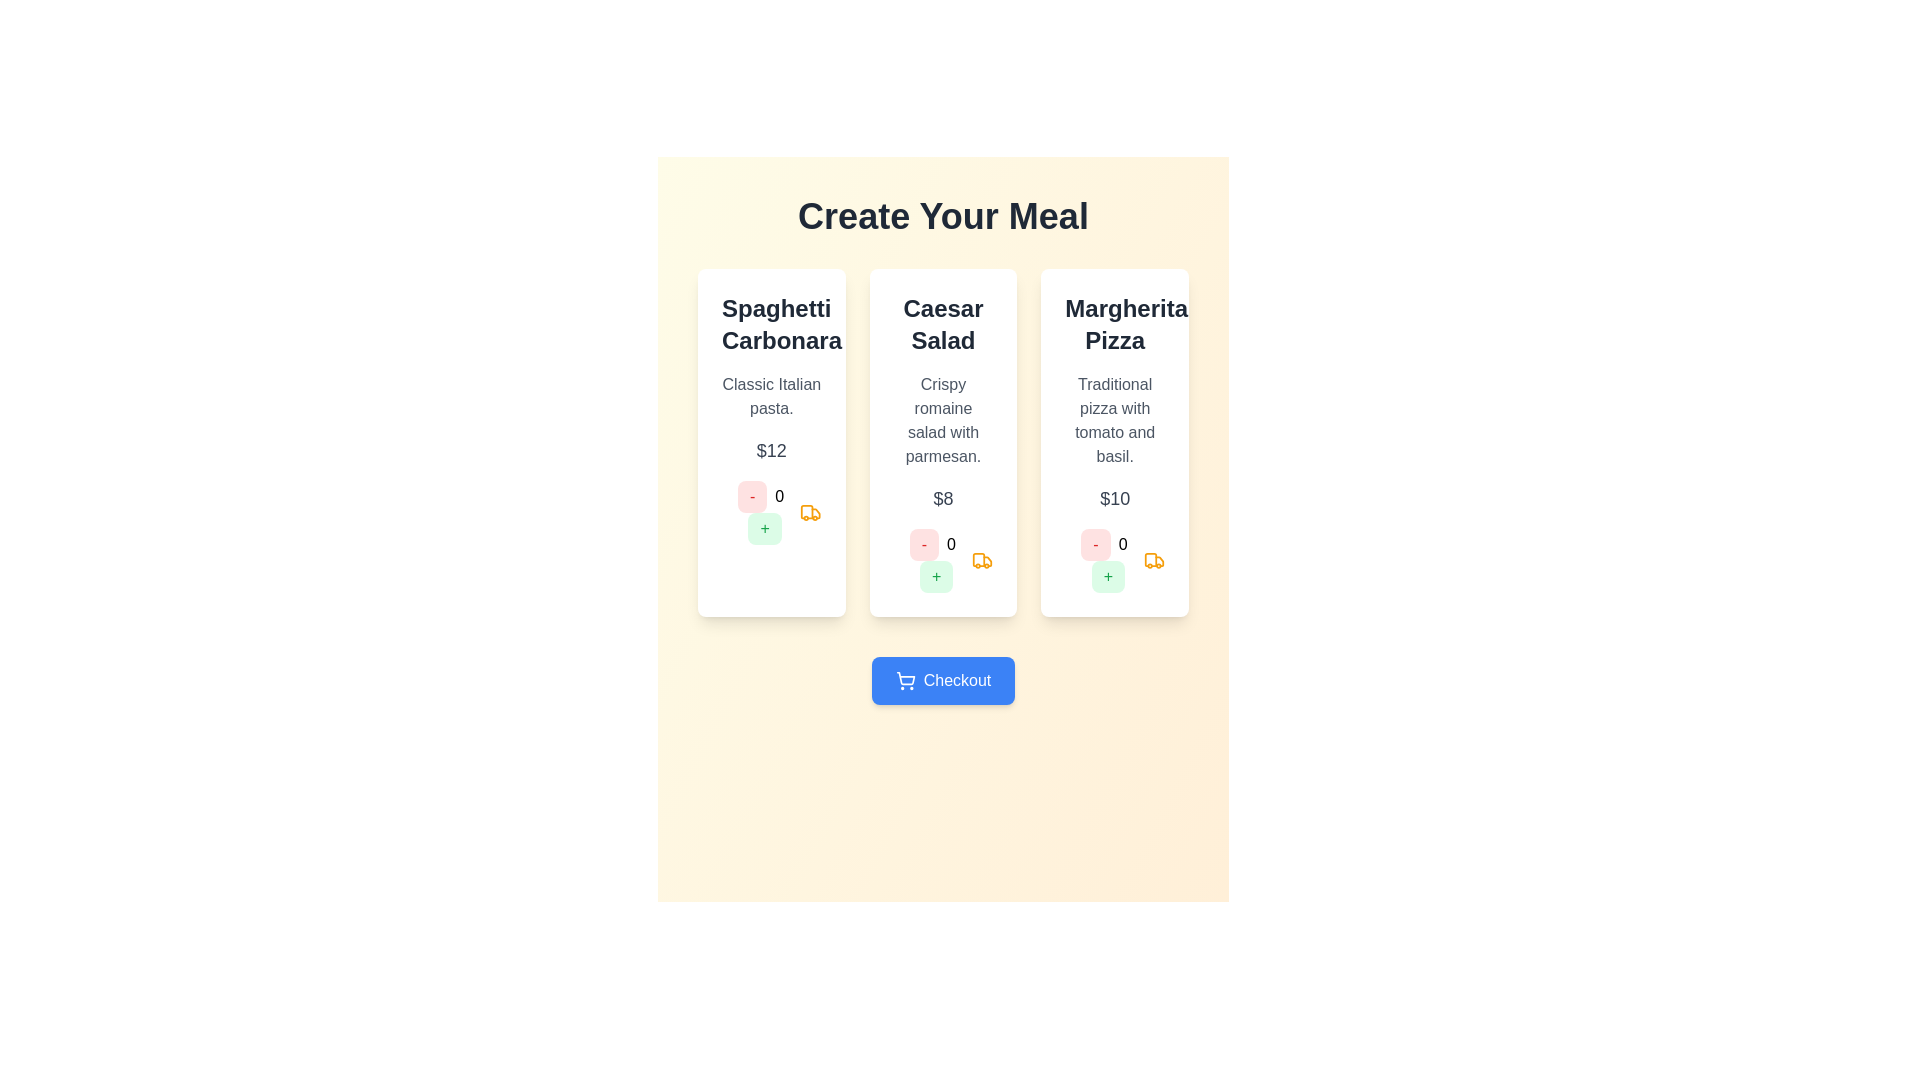 The height and width of the screenshot is (1080, 1920). I want to click on the rectangular button with a bold blue background labeled 'Checkout', so click(942, 680).